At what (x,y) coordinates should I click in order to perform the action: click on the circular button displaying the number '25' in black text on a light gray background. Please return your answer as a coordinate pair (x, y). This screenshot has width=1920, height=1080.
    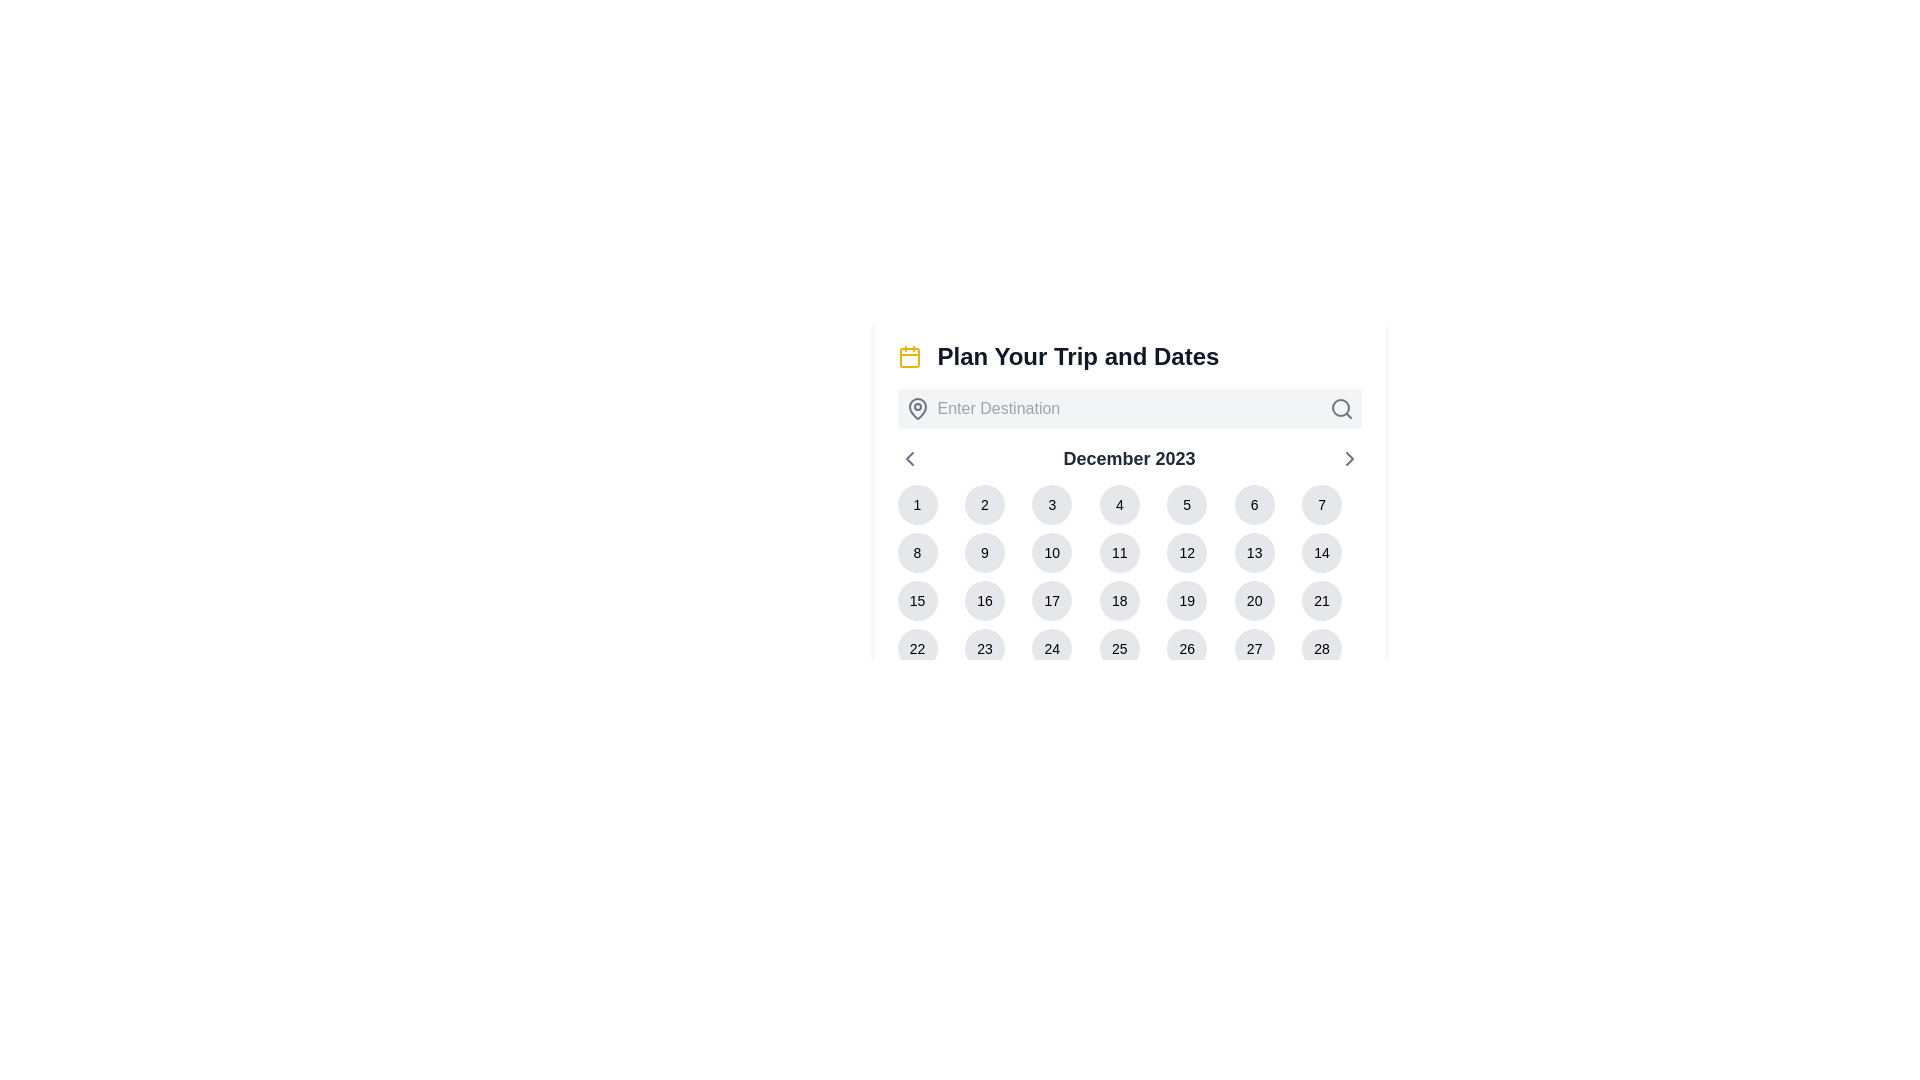
    Looking at the image, I should click on (1118, 648).